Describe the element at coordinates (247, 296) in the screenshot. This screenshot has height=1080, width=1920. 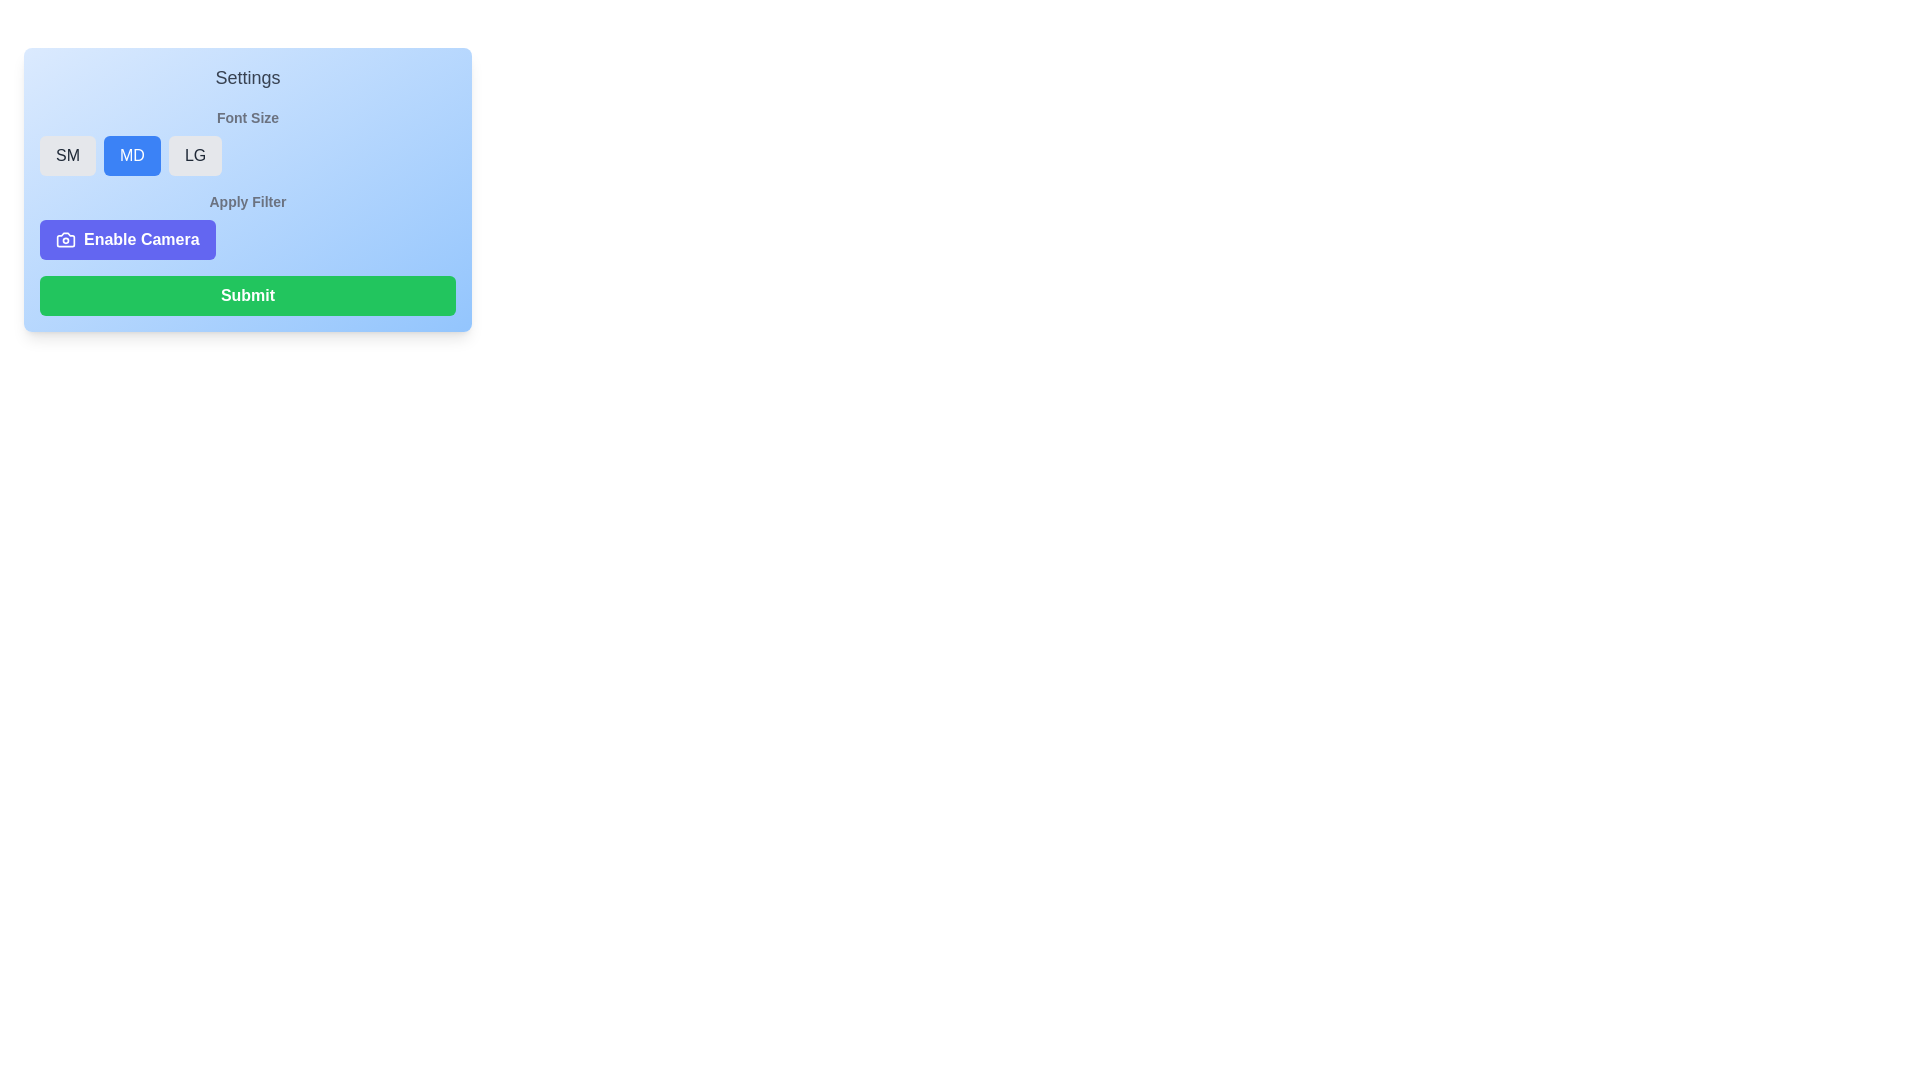
I see `the 'Submit' button located at the bottom of the 'Settings' card to finalize and submit changes` at that location.